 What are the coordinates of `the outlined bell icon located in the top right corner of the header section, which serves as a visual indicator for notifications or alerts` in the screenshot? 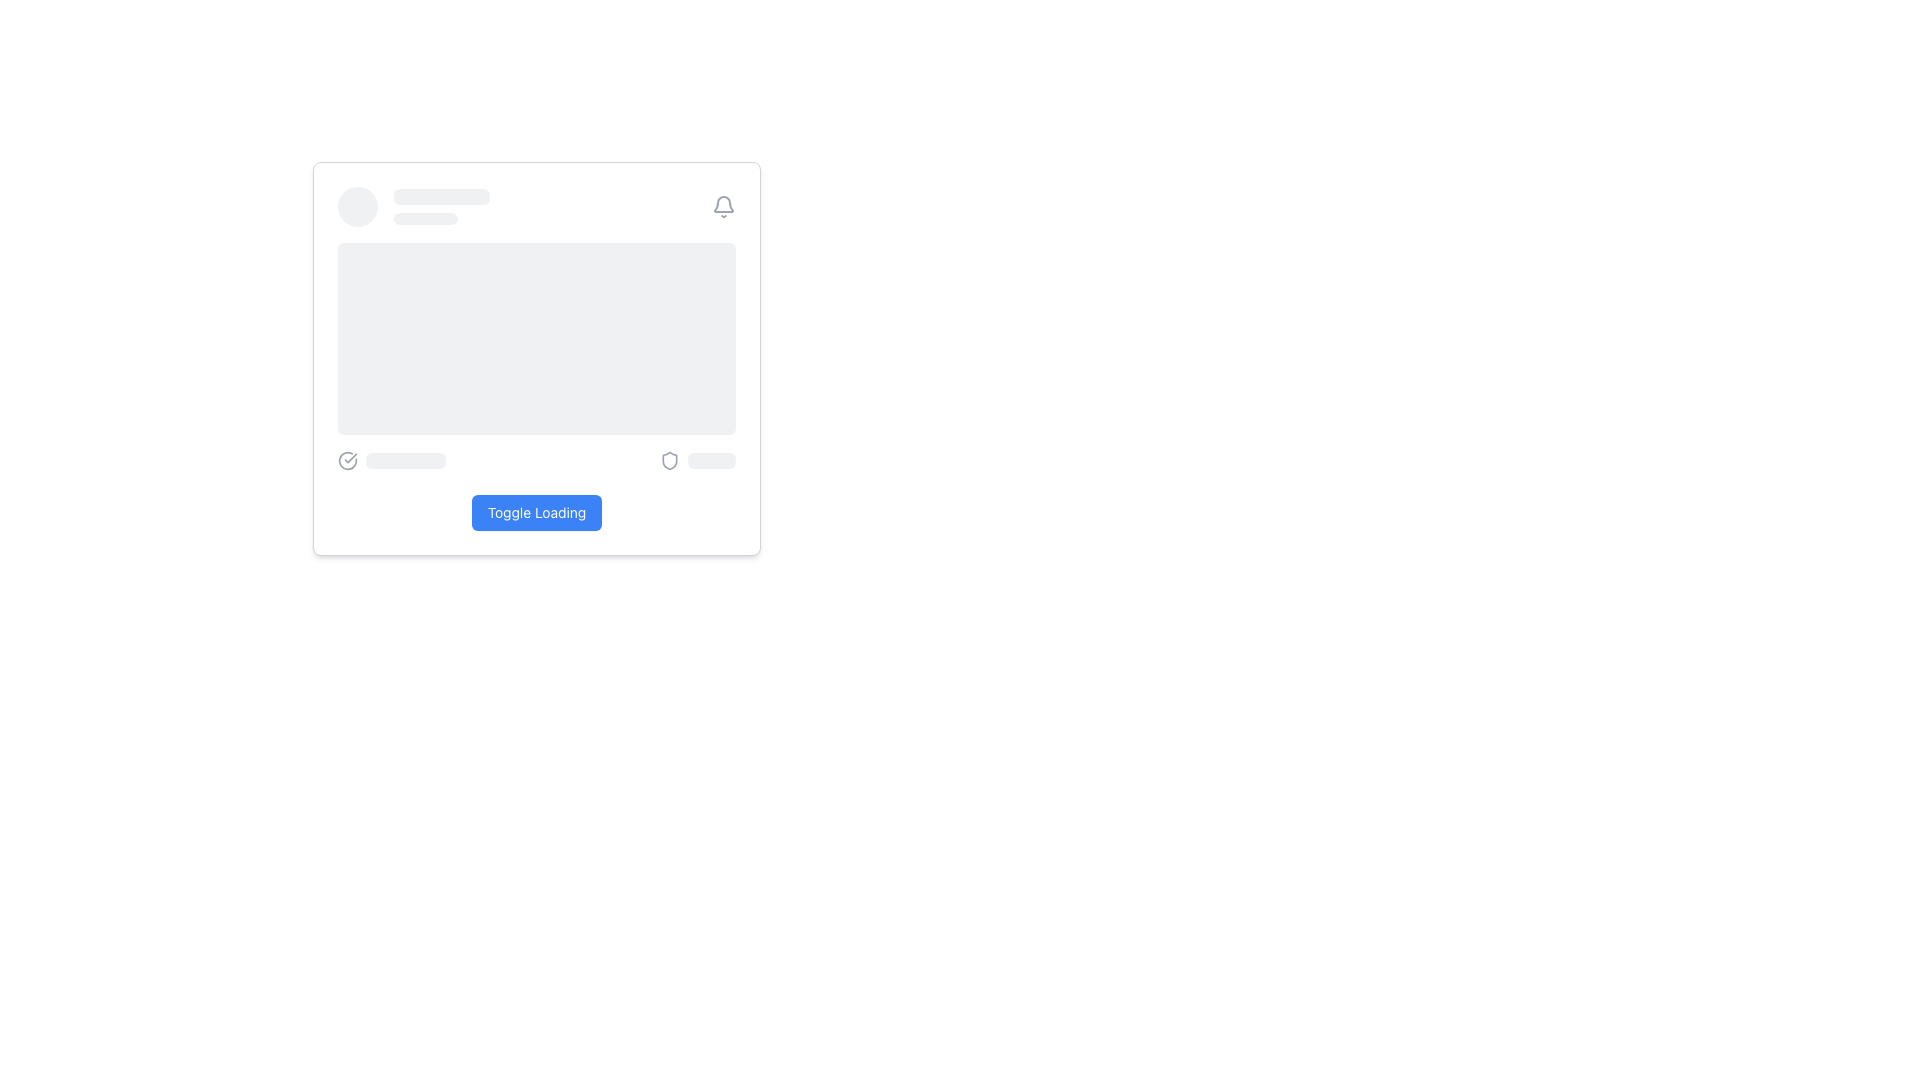 It's located at (723, 207).